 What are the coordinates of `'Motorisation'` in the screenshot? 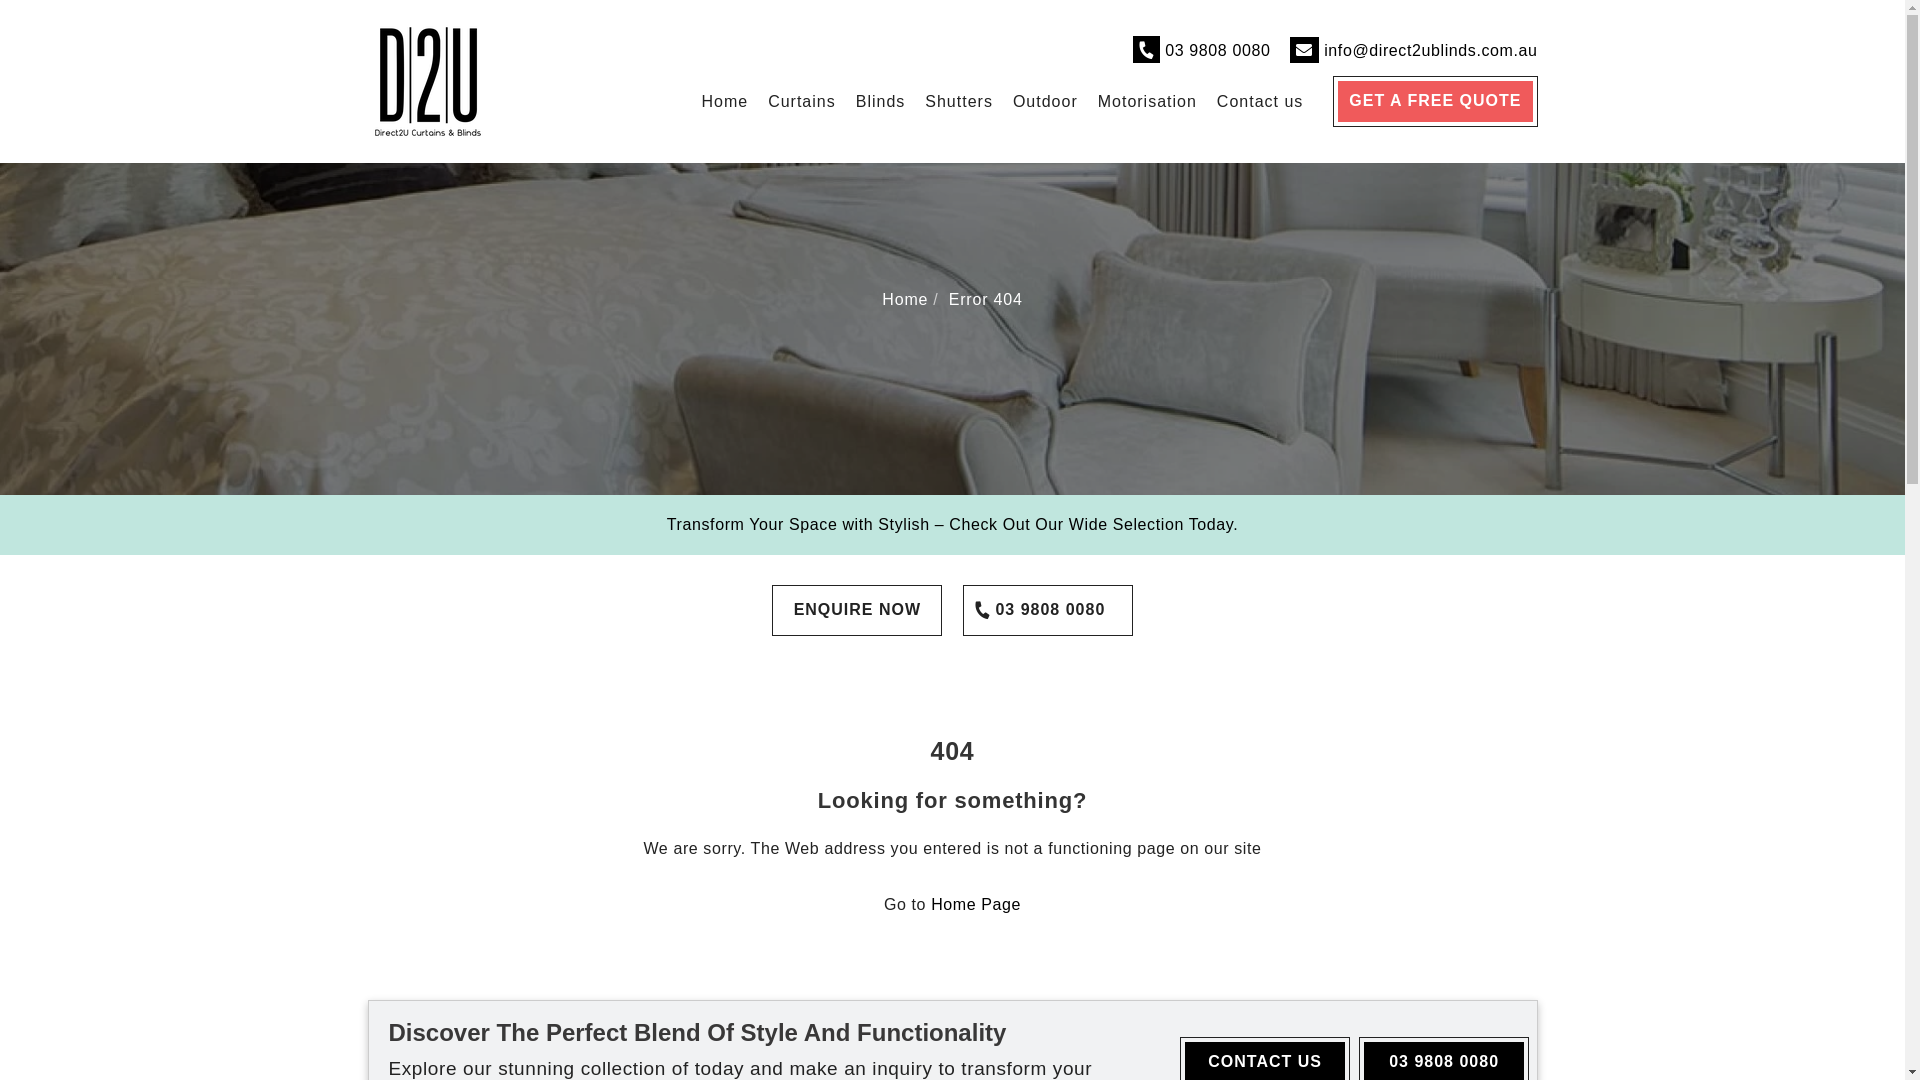 It's located at (1147, 101).